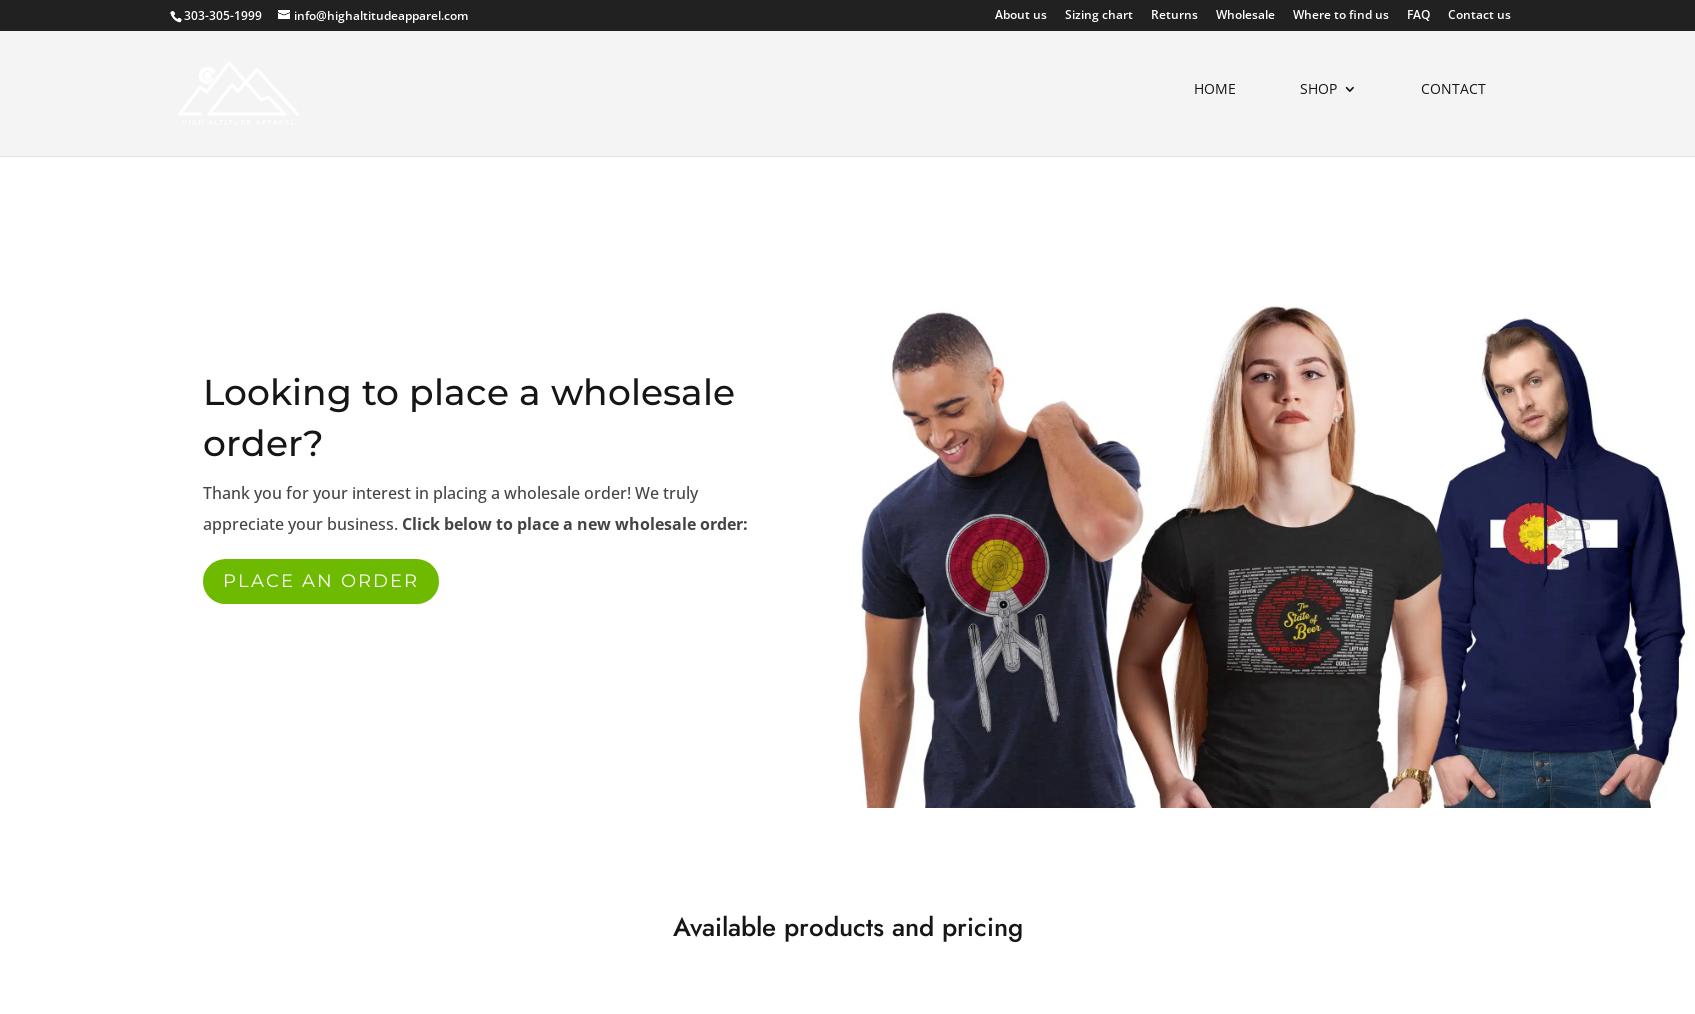  What do you see at coordinates (1099, 327) in the screenshot?
I see `'Youth apparel'` at bounding box center [1099, 327].